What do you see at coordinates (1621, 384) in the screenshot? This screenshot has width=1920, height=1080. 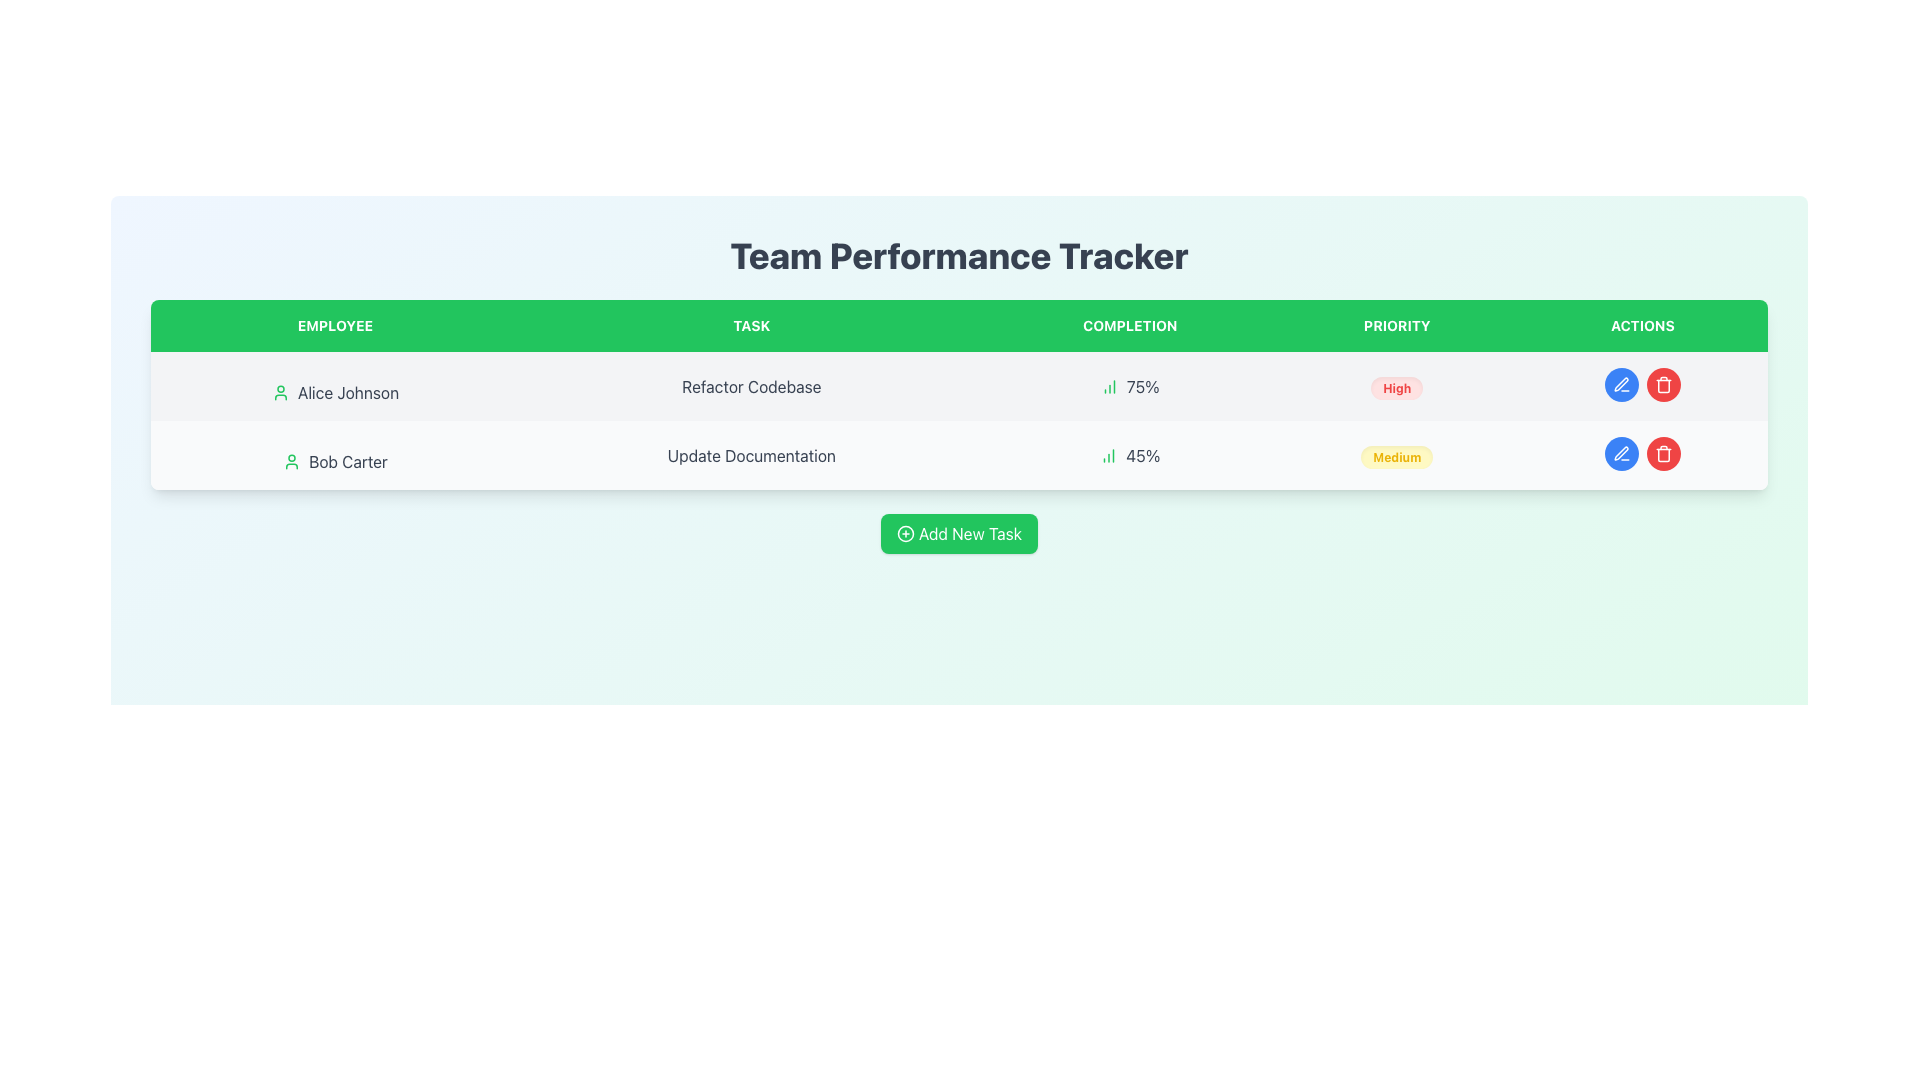 I see `the edit icon button in the 'Actions' column of the second row for the entry 'Bob Carter' to receive tooltips or visual indicators` at bounding box center [1621, 384].